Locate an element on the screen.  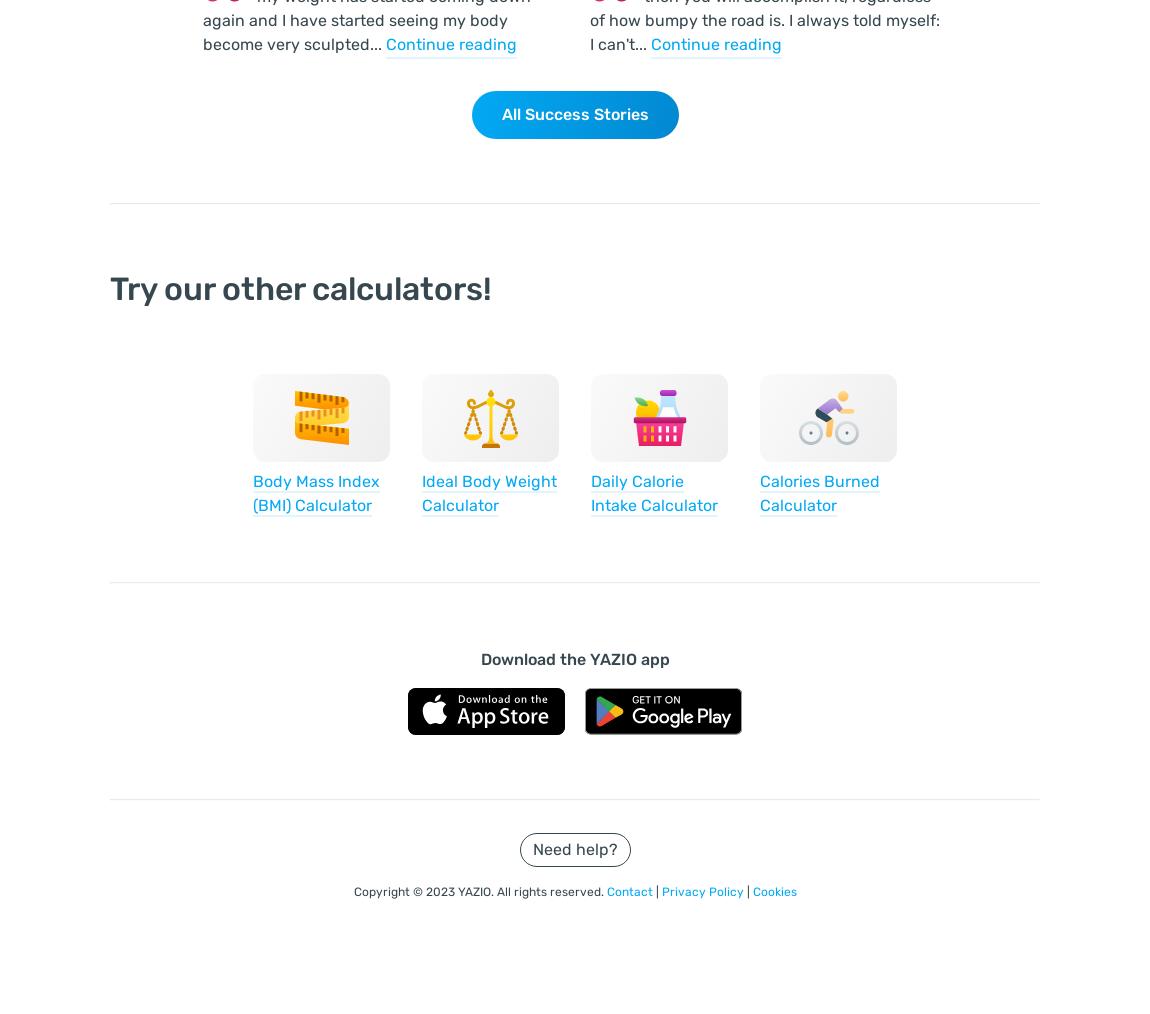
'Copyright © 2023 YAZIO. All rights reserved.' is located at coordinates (479, 891).